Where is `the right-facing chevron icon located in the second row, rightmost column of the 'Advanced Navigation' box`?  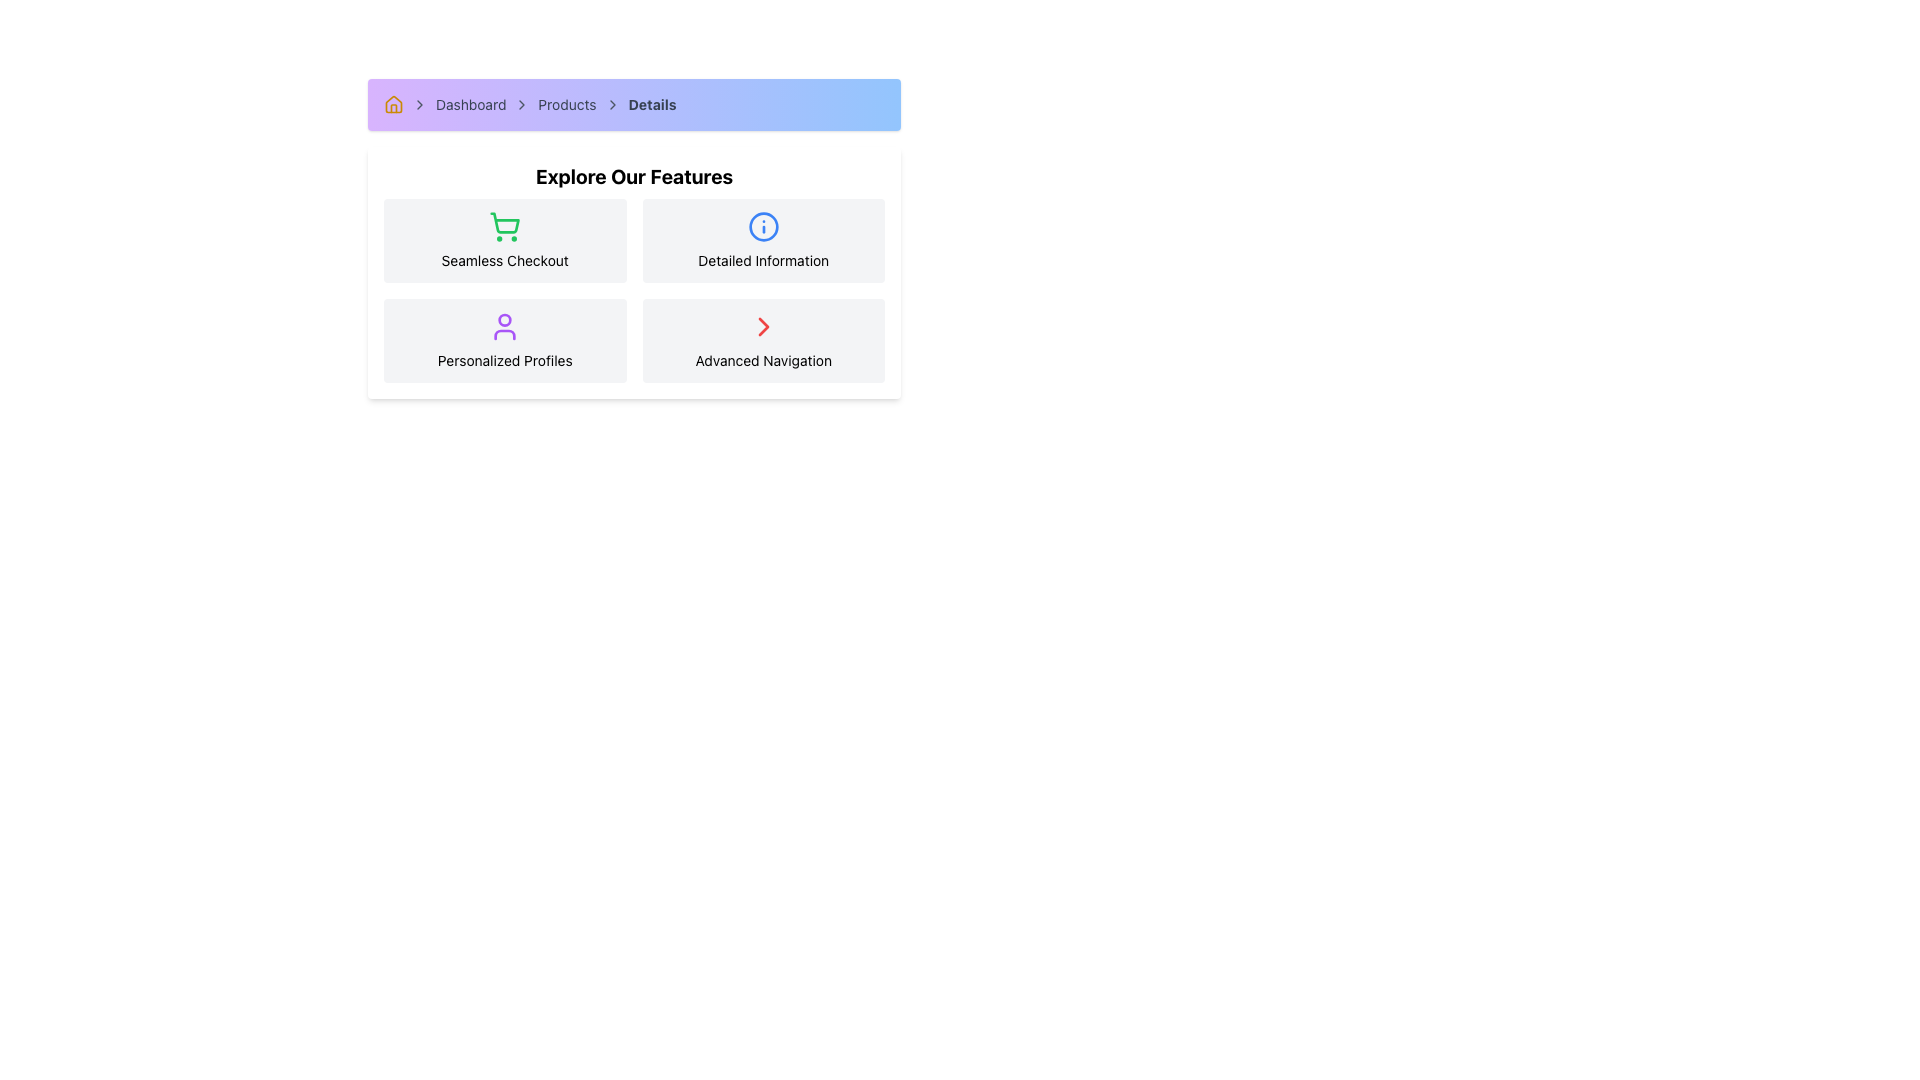
the right-facing chevron icon located in the second row, rightmost column of the 'Advanced Navigation' box is located at coordinates (762, 326).